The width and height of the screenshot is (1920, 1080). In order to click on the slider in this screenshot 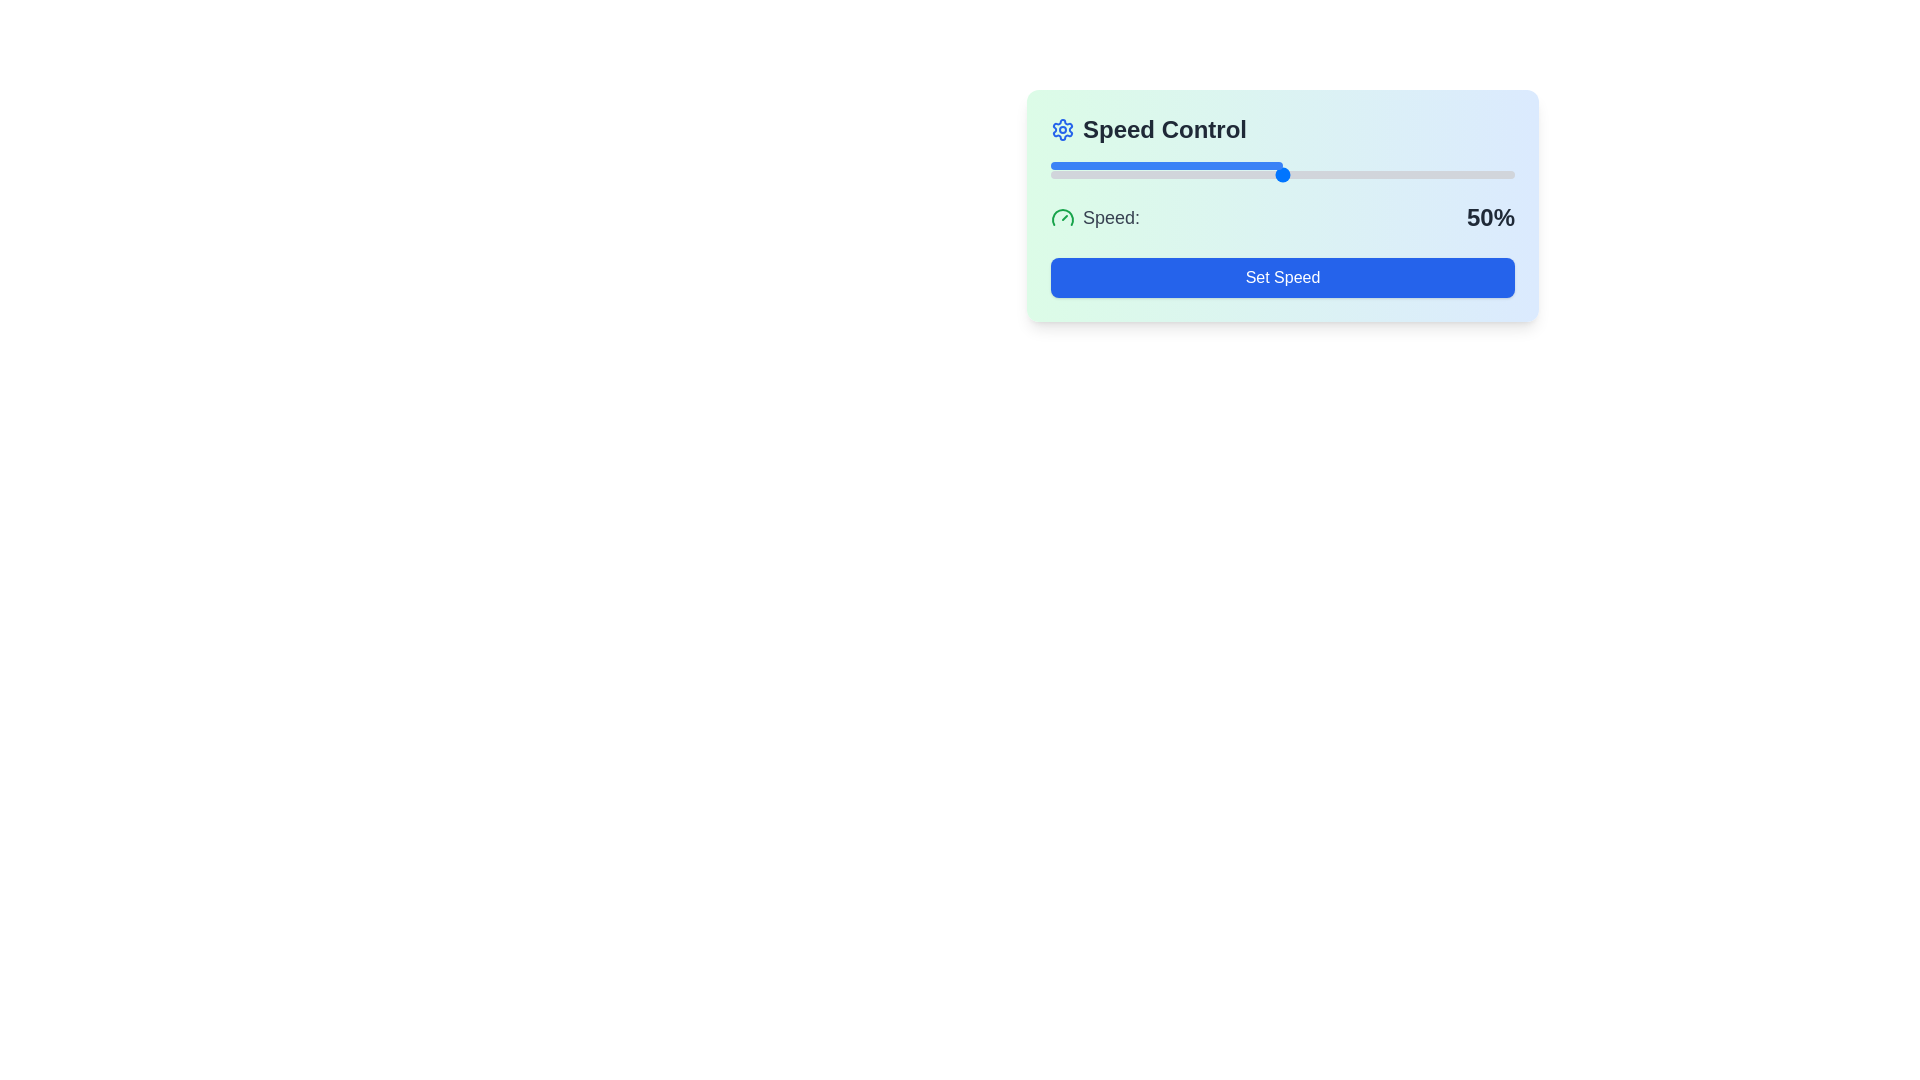, I will do `click(1384, 173)`.